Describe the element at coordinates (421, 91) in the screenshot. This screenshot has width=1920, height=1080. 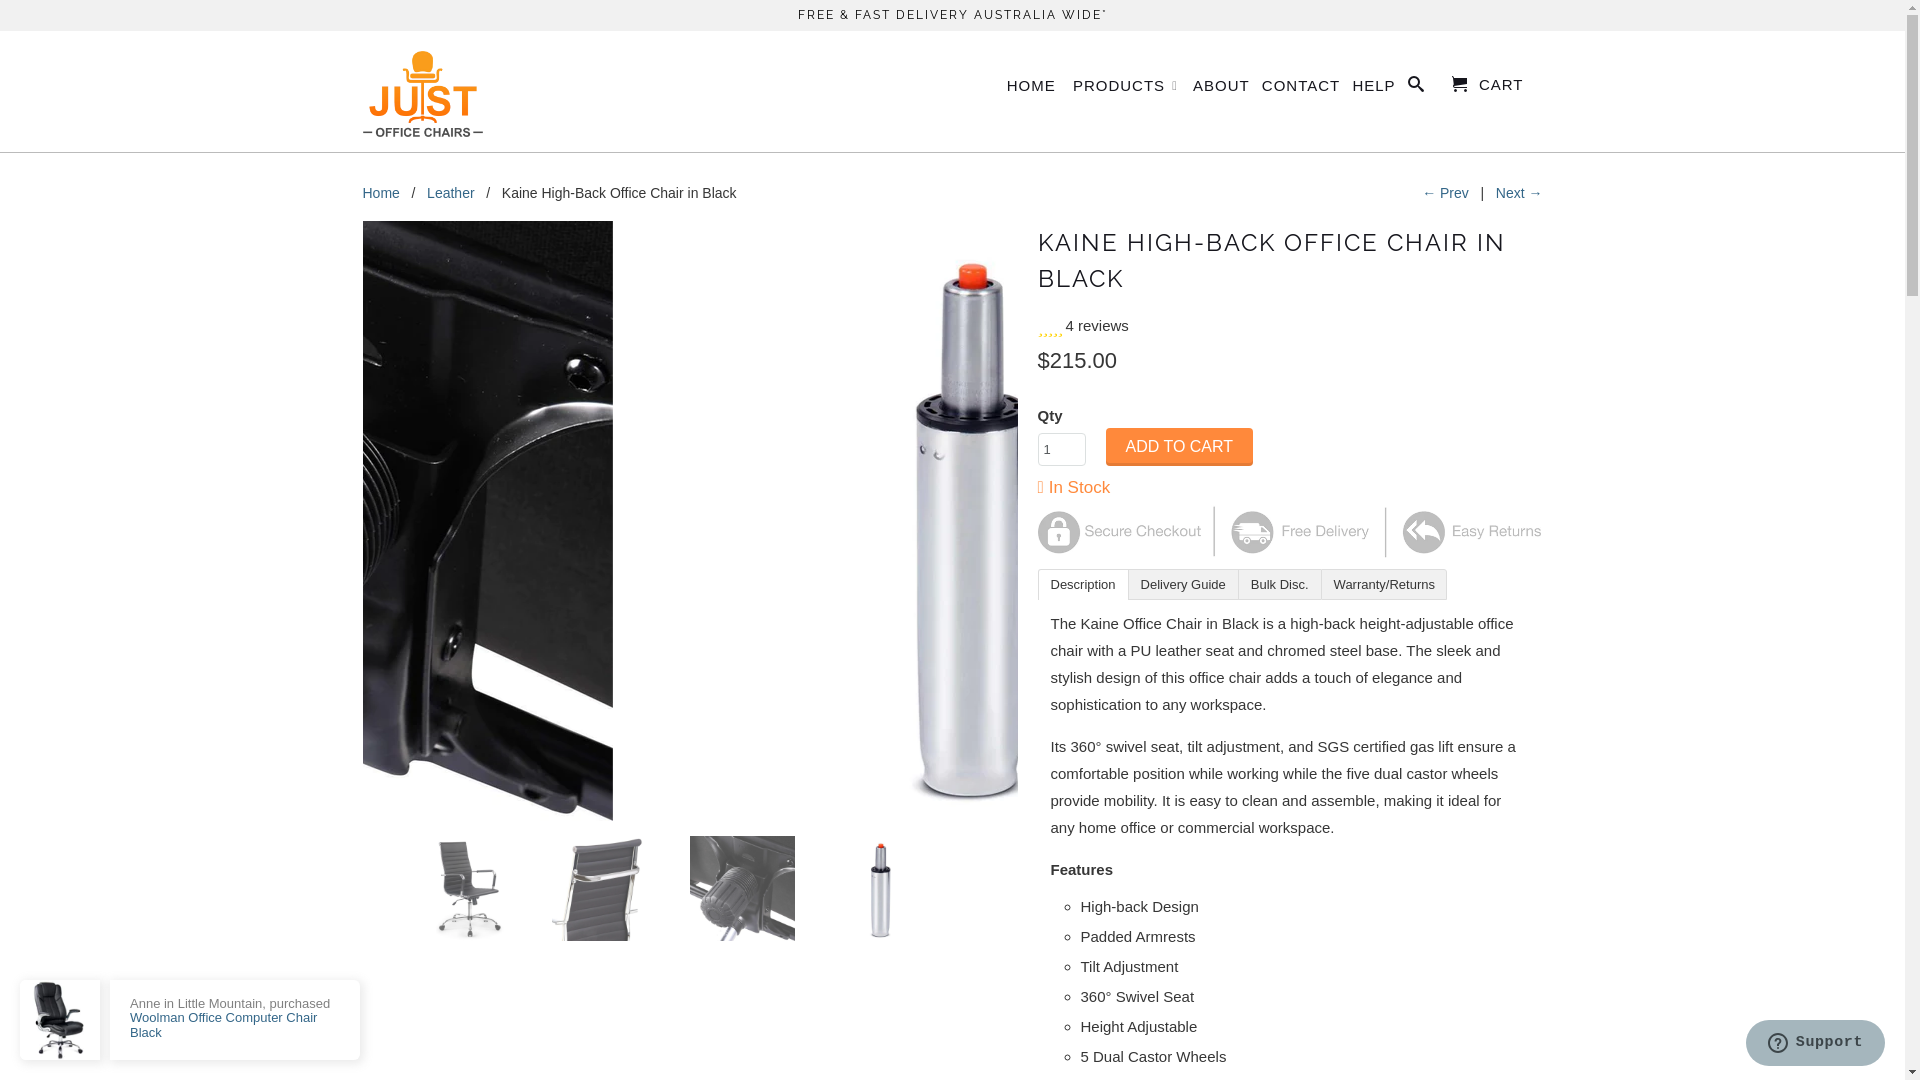
I see `'Just Office Chairs'` at that location.